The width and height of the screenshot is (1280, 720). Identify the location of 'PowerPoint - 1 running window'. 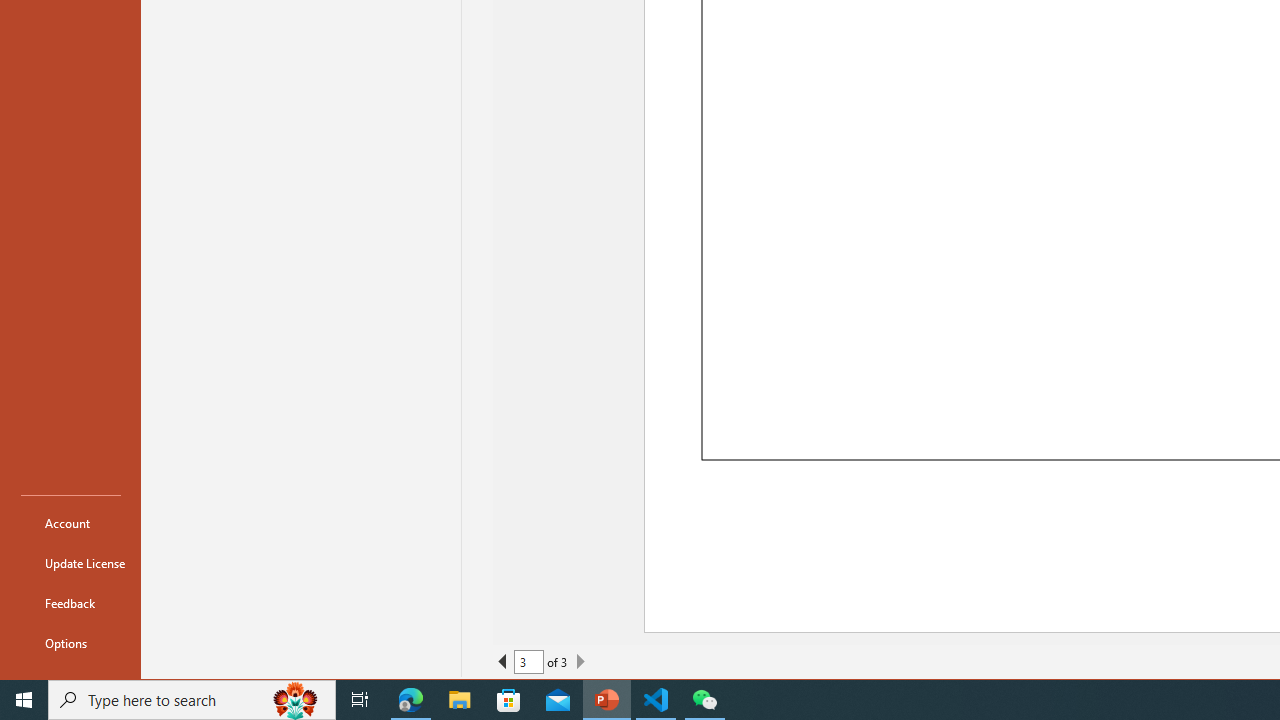
(606, 698).